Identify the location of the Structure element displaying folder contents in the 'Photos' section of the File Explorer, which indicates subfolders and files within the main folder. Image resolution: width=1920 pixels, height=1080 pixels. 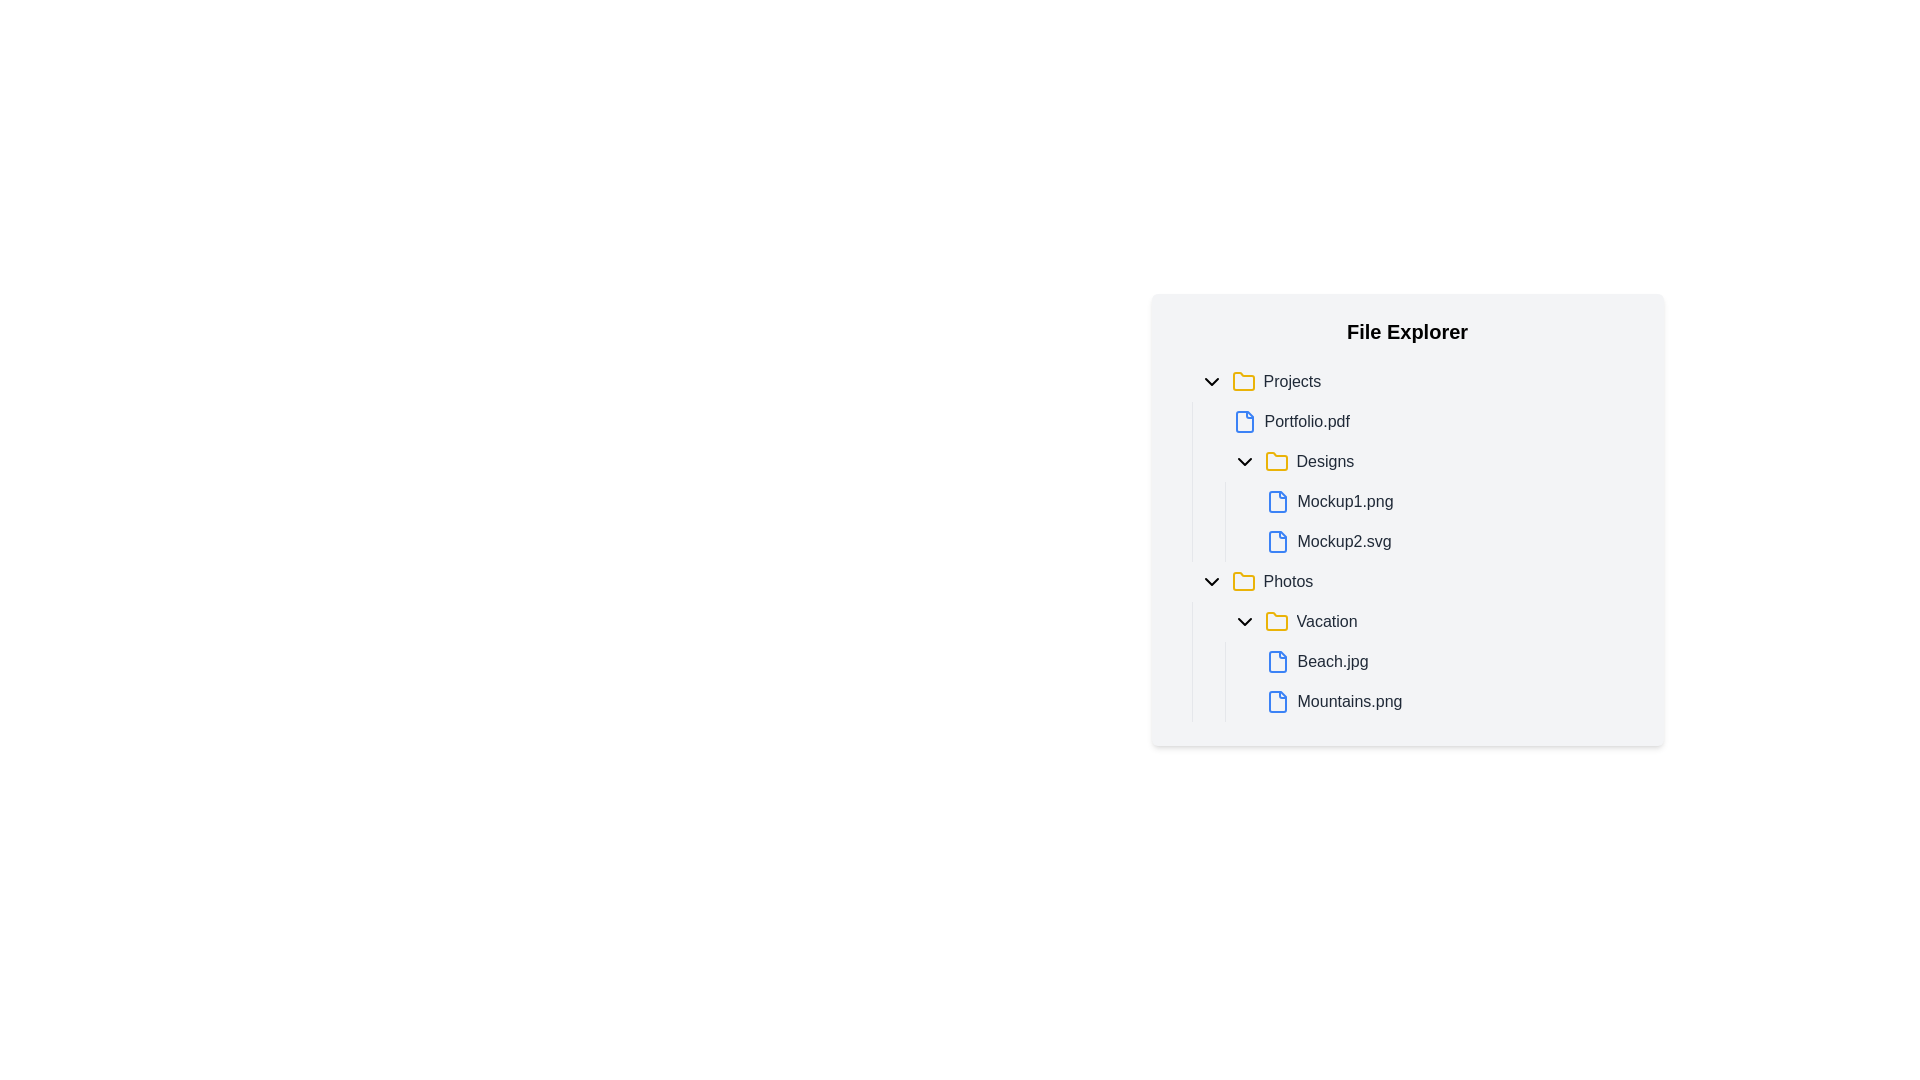
(1414, 641).